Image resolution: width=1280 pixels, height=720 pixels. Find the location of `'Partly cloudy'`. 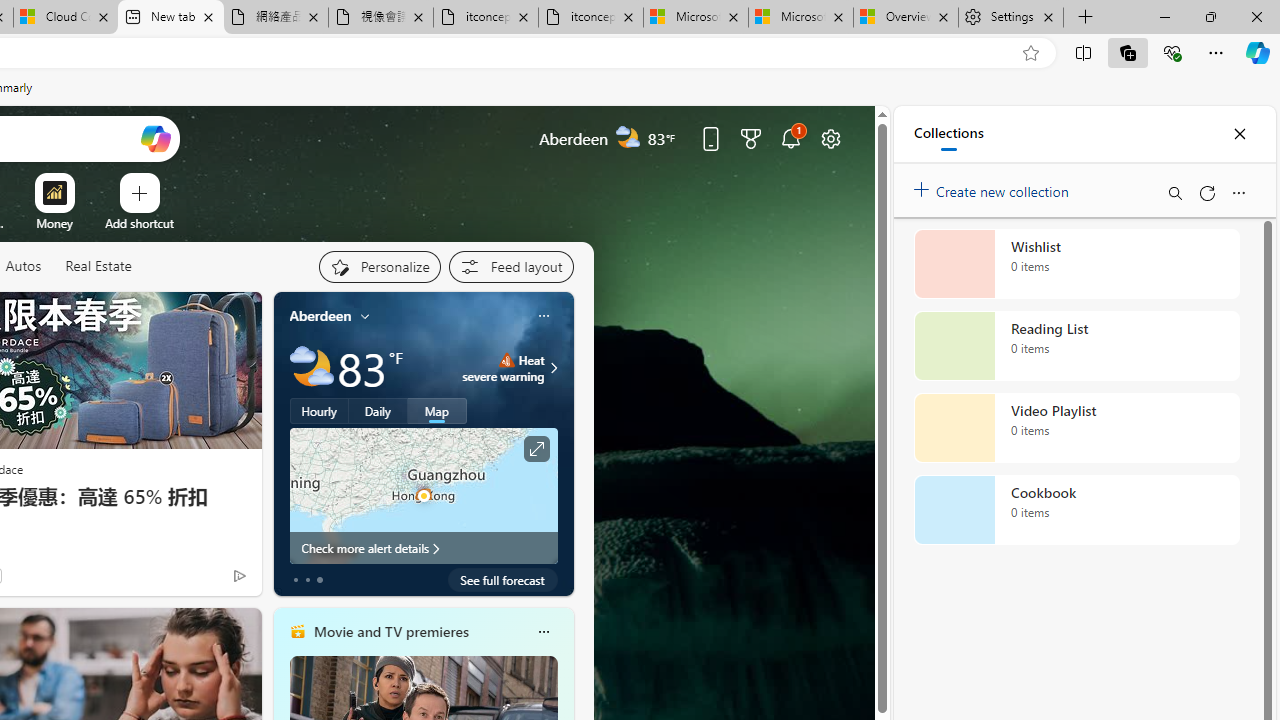

'Partly cloudy' is located at coordinates (310, 368).